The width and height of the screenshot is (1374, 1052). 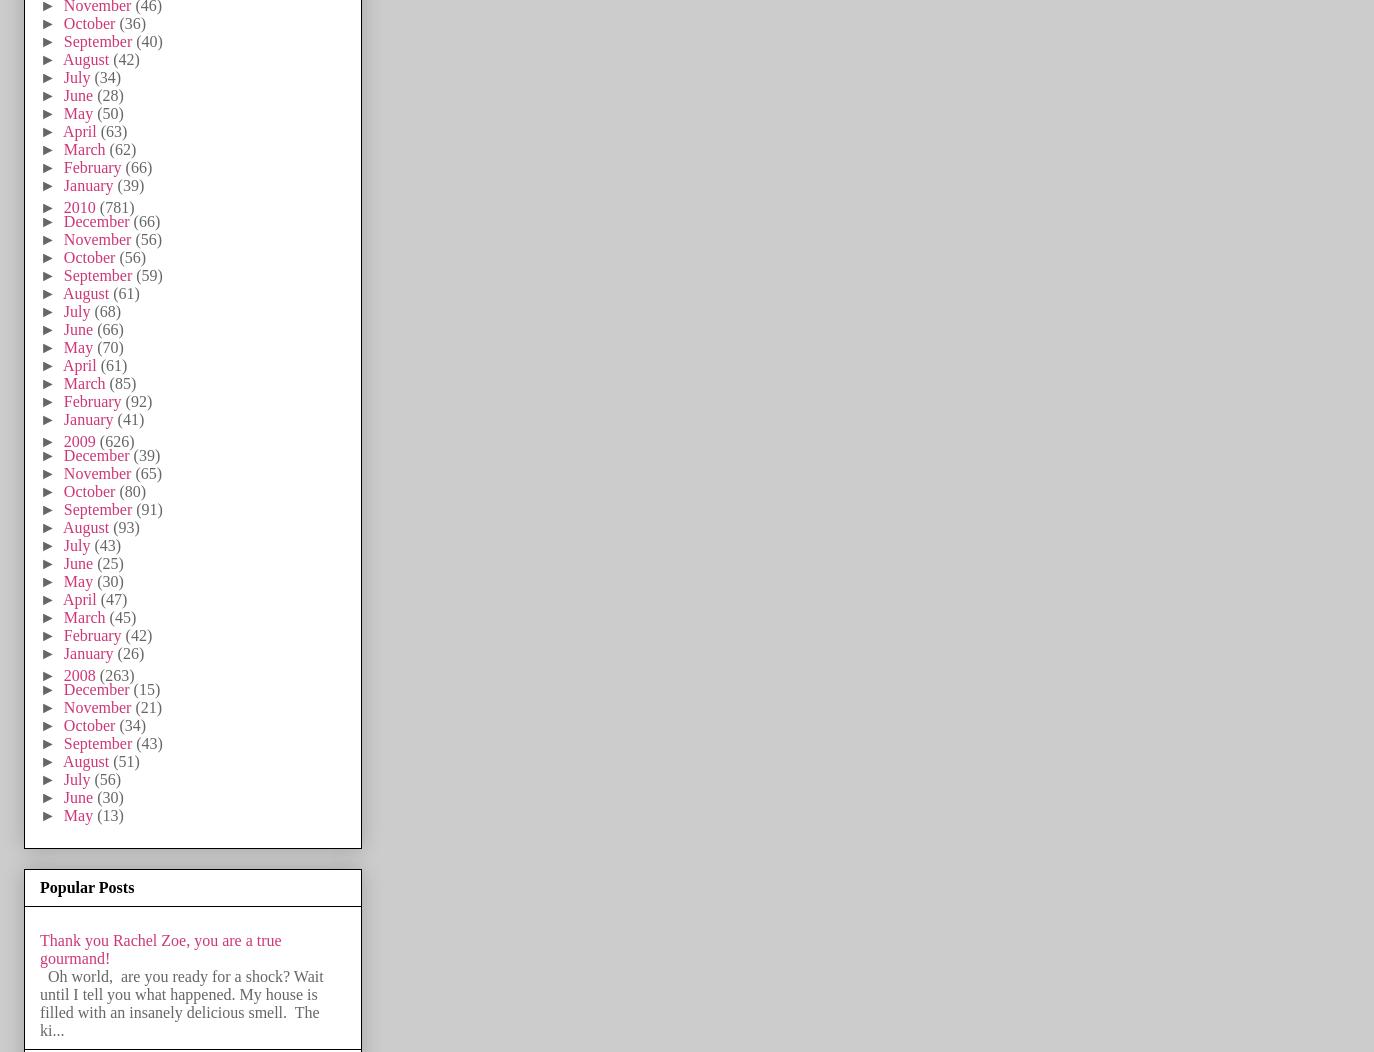 What do you see at coordinates (80, 206) in the screenshot?
I see `'2010'` at bounding box center [80, 206].